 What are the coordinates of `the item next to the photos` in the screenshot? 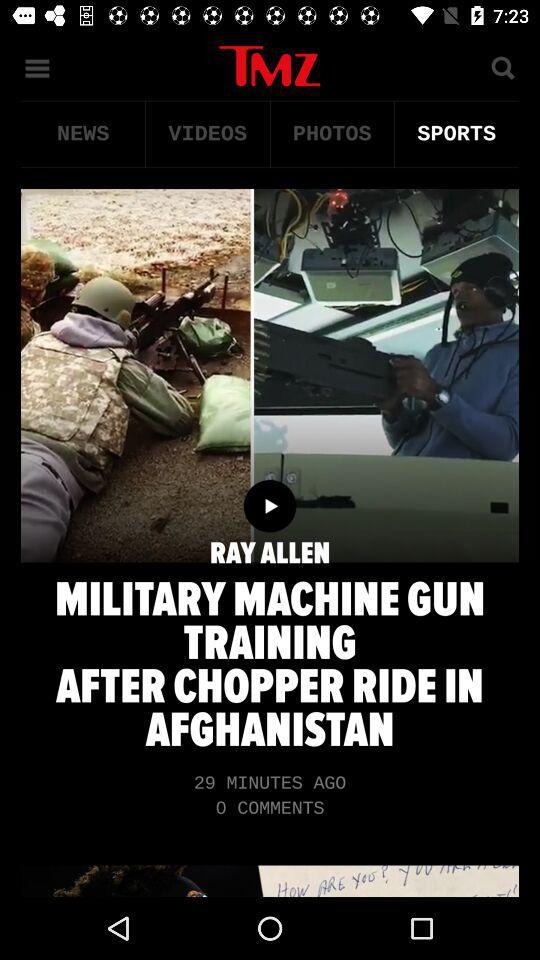 It's located at (456, 133).